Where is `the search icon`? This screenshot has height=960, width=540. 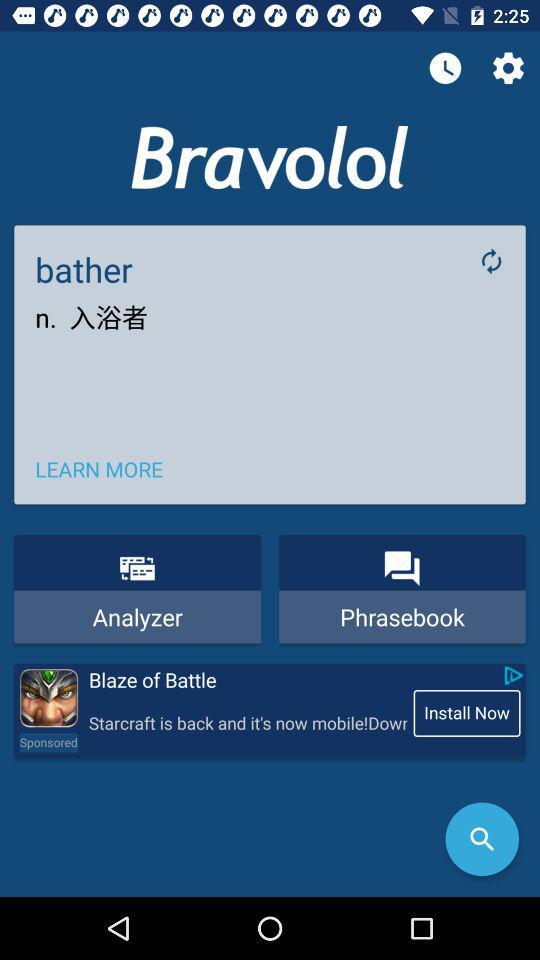
the search icon is located at coordinates (481, 839).